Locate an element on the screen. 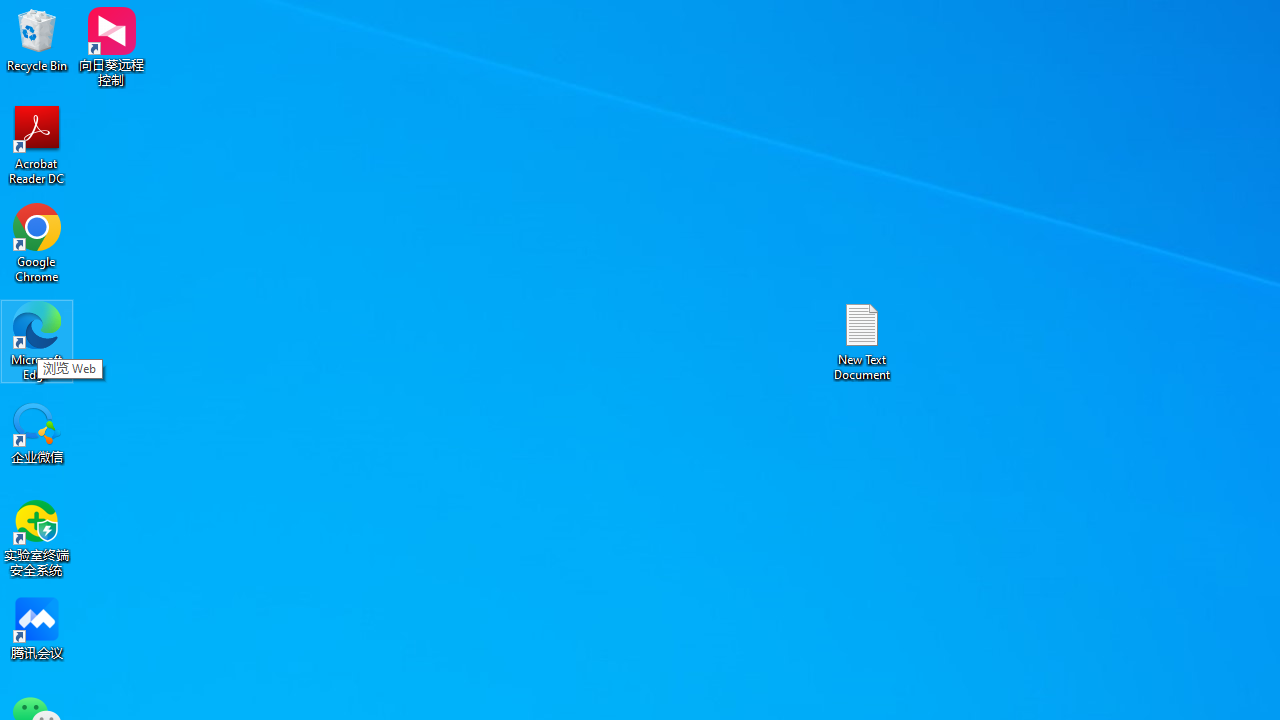 The height and width of the screenshot is (720, 1280). 'New Text Document' is located at coordinates (862, 340).